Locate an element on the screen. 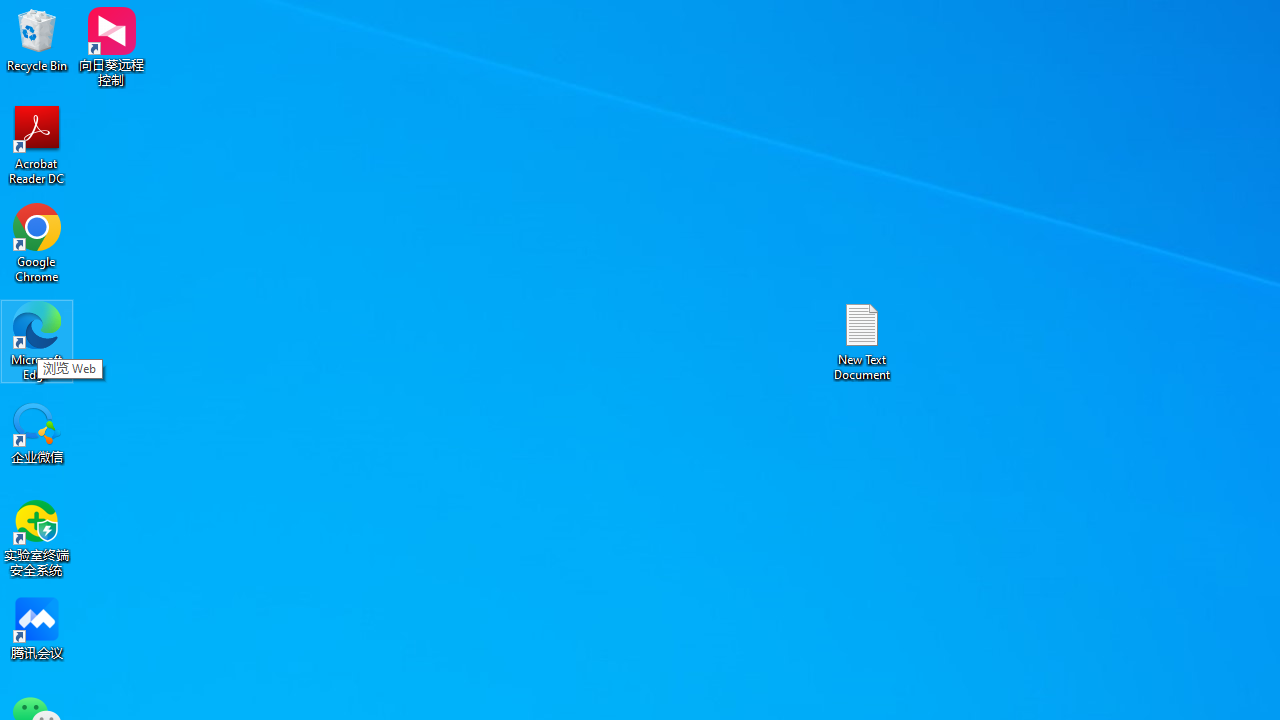 The height and width of the screenshot is (720, 1280). 'New Text Document' is located at coordinates (862, 340).